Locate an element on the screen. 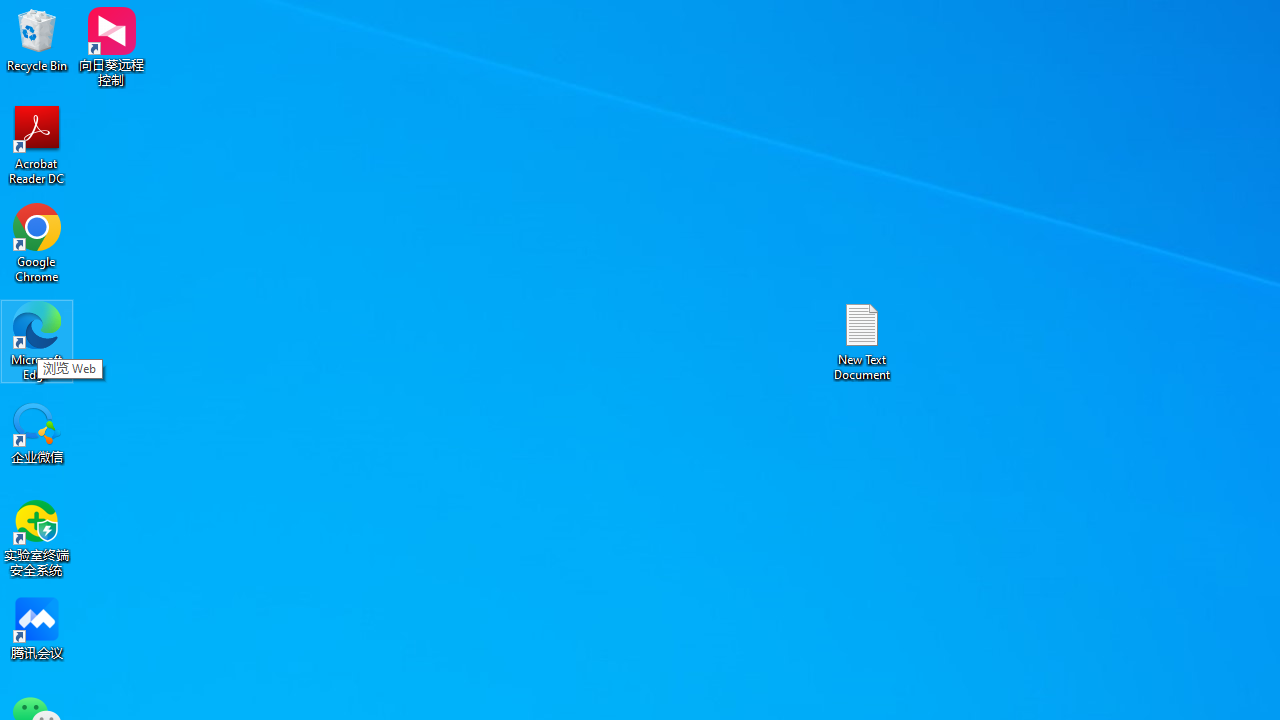 The height and width of the screenshot is (720, 1280). 'New Text Document' is located at coordinates (862, 340).